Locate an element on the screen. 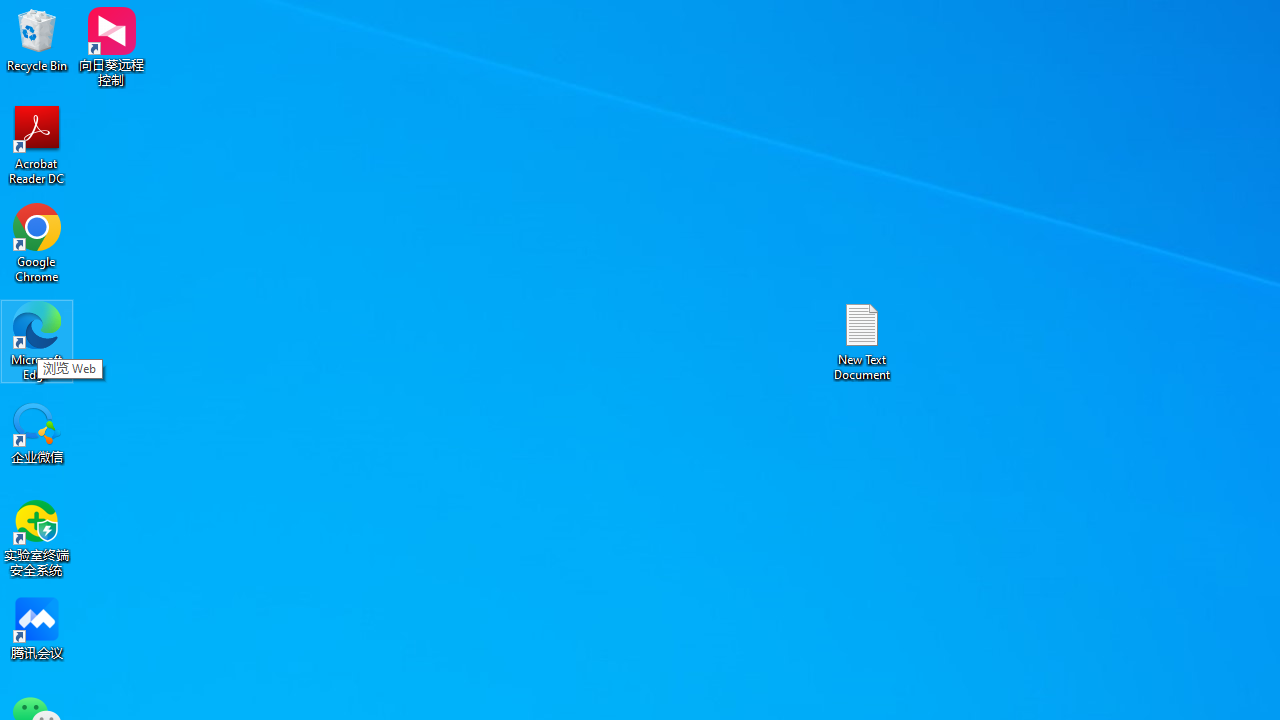 The height and width of the screenshot is (720, 1280). 'New Text Document' is located at coordinates (862, 340).